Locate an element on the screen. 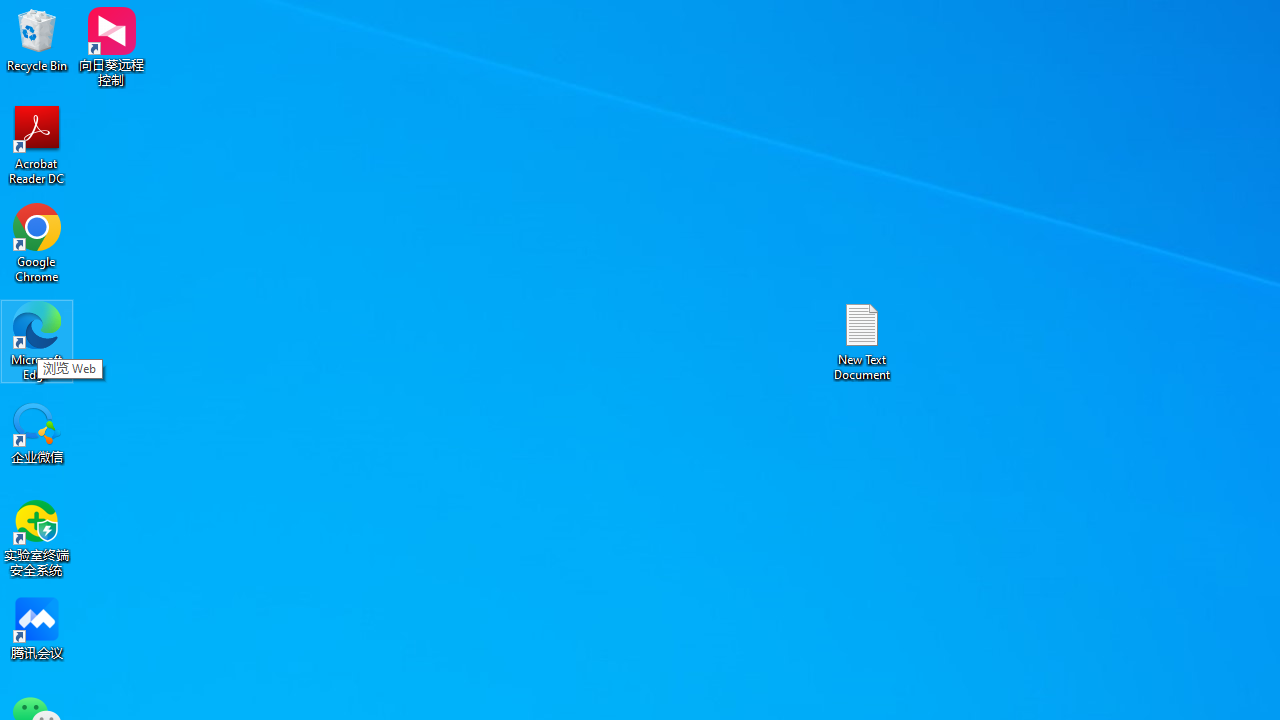 The height and width of the screenshot is (720, 1280). 'New Text Document' is located at coordinates (862, 340).